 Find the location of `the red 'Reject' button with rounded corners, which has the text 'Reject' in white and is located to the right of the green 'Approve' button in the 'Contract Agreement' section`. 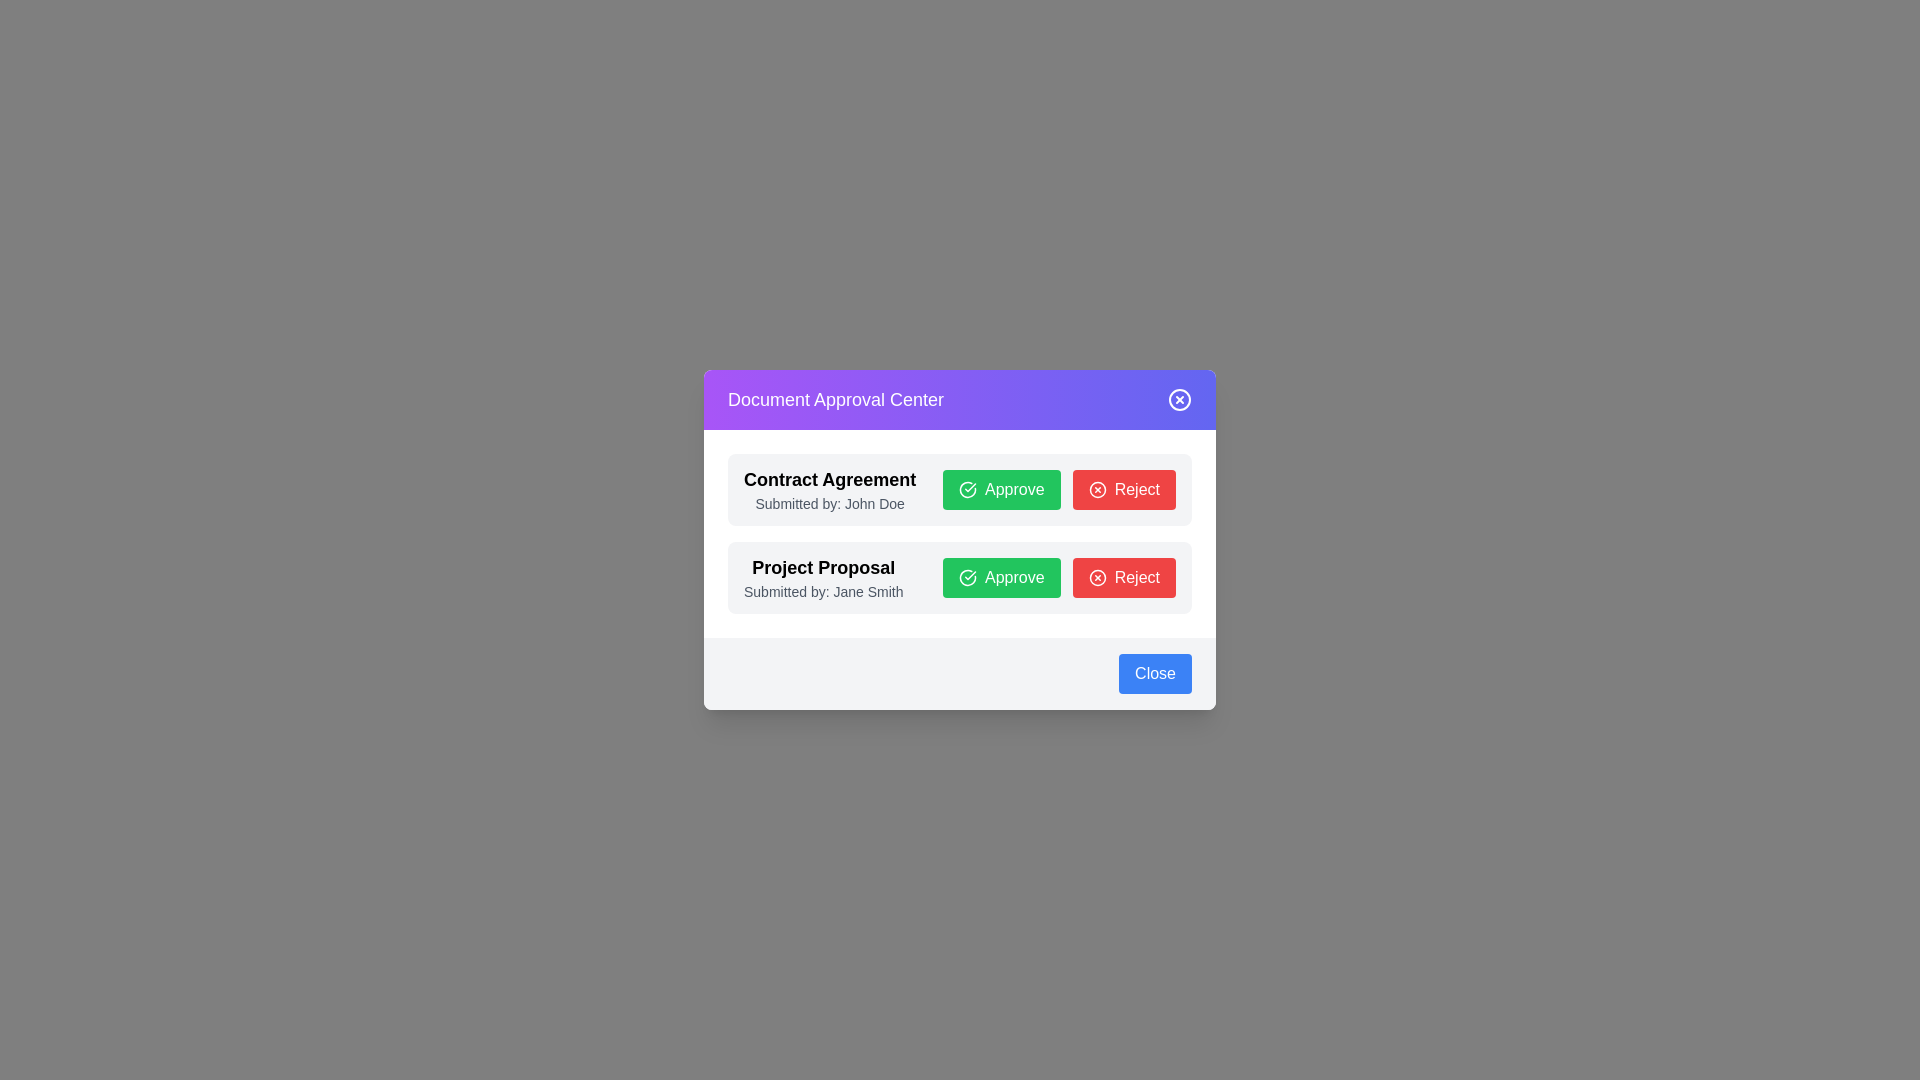

the red 'Reject' button with rounded corners, which has the text 'Reject' in white and is located to the right of the green 'Approve' button in the 'Contract Agreement' section is located at coordinates (1124, 489).